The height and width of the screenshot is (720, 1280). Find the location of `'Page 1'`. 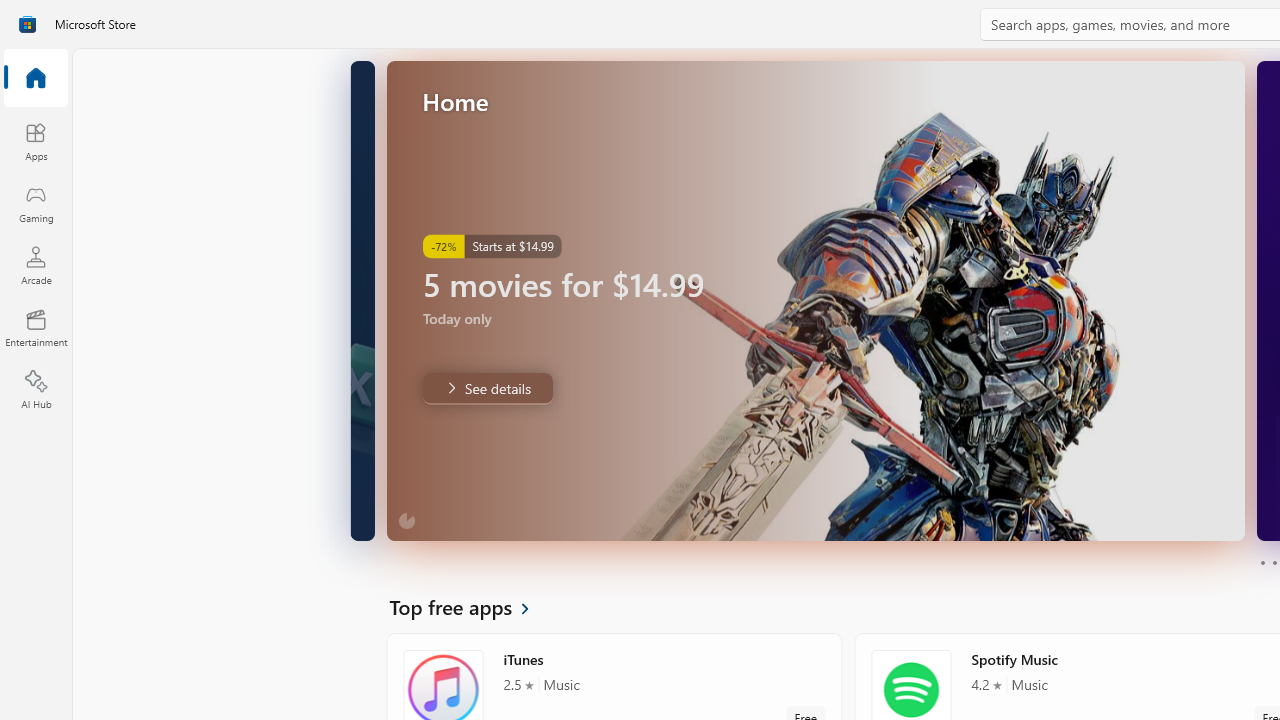

'Page 1' is located at coordinates (1261, 563).